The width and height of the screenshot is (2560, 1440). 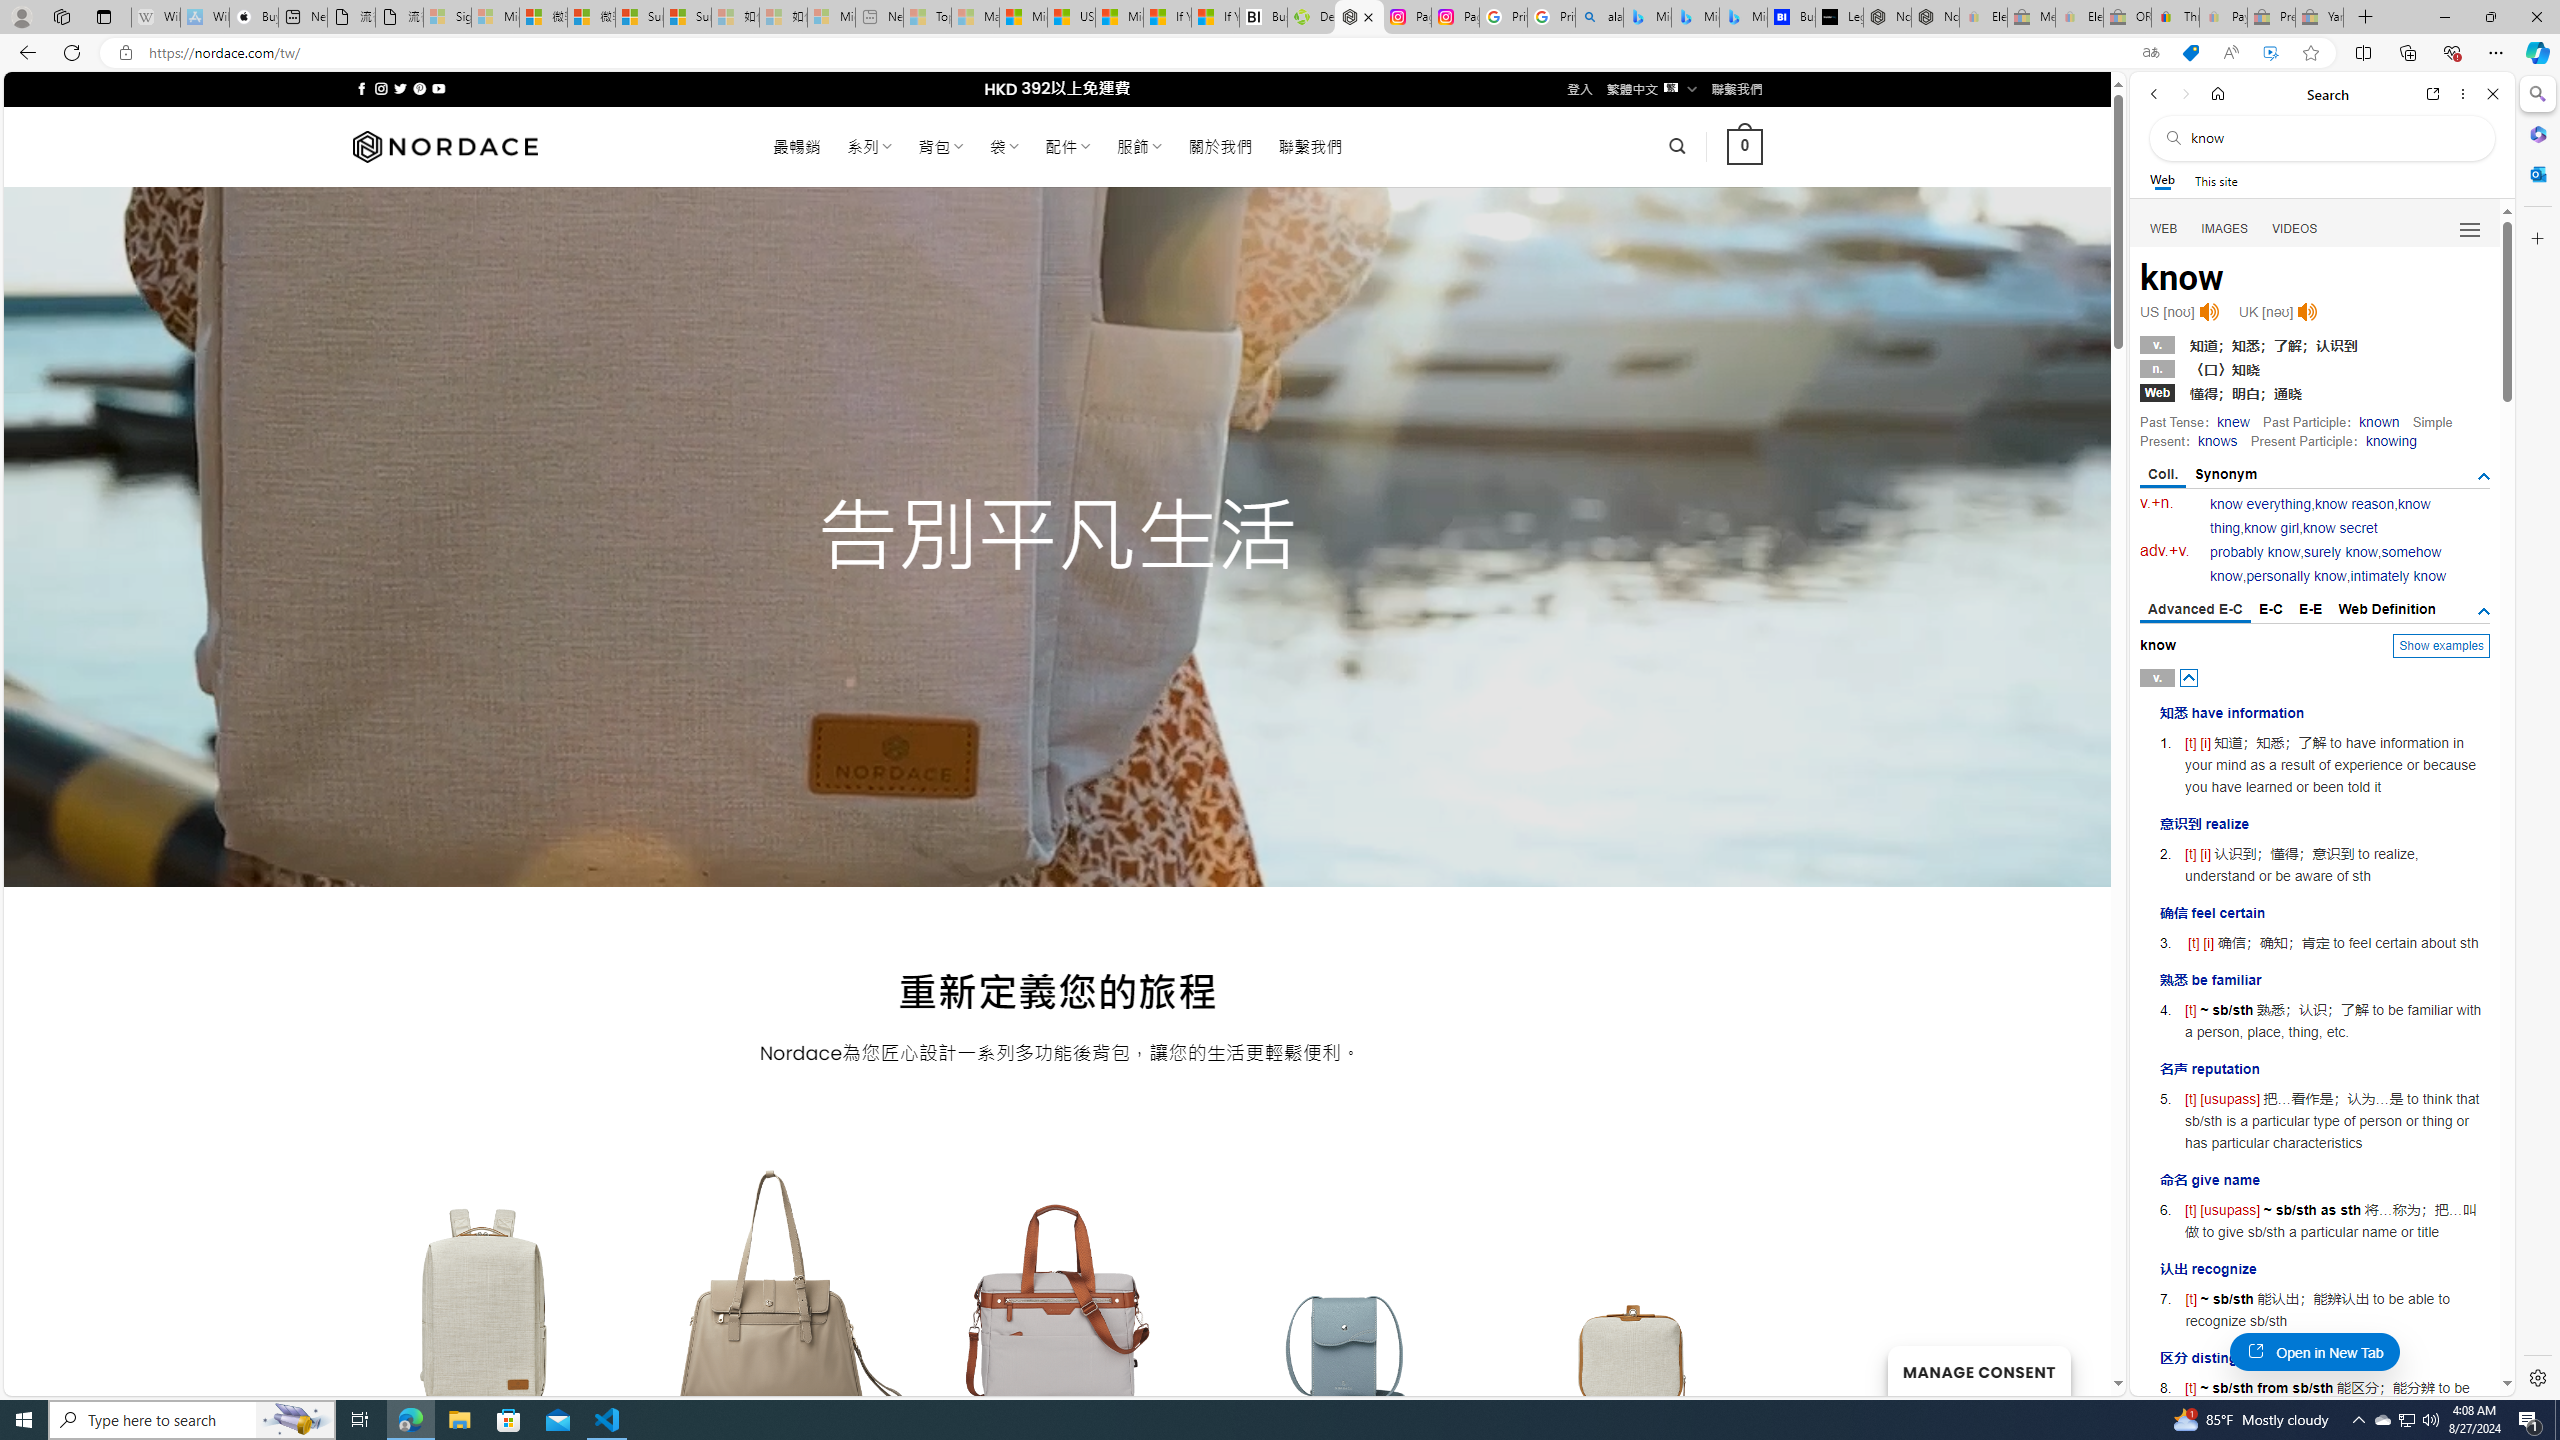 I want to click on 'Click to listen', so click(x=2307, y=311).